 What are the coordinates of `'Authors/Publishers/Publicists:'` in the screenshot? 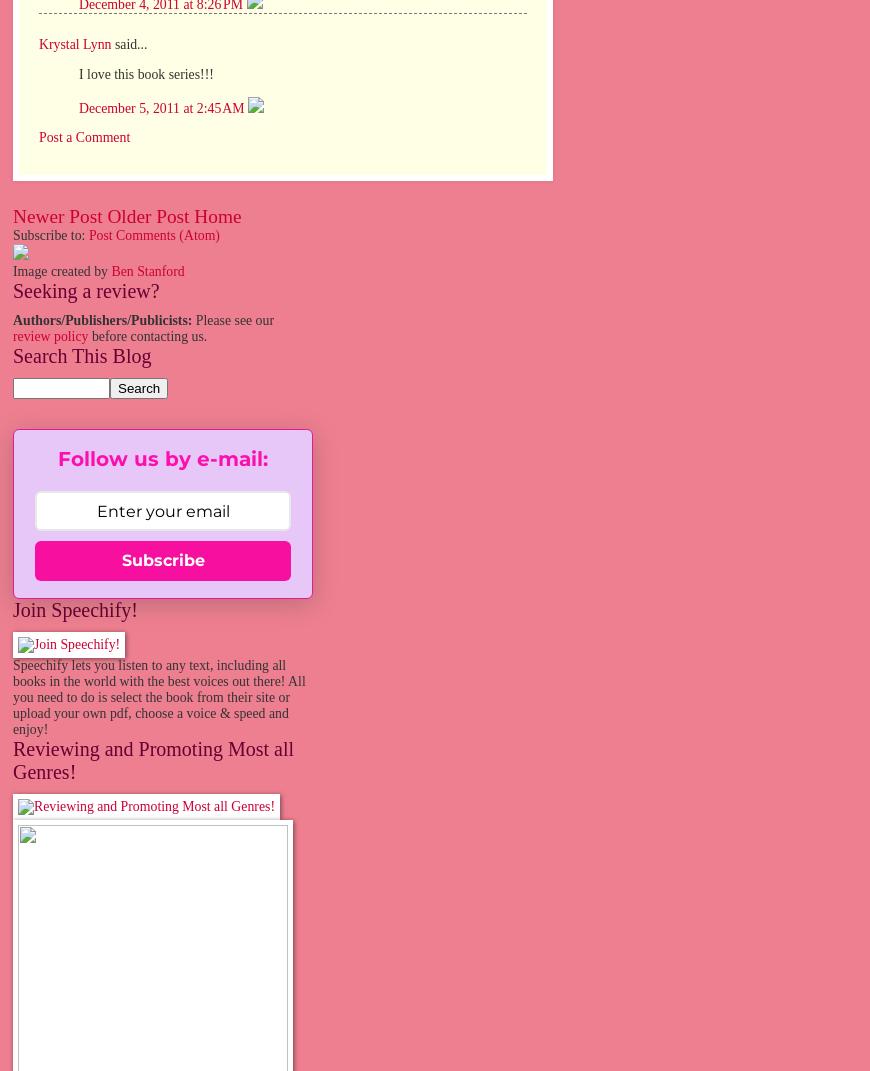 It's located at (101, 319).